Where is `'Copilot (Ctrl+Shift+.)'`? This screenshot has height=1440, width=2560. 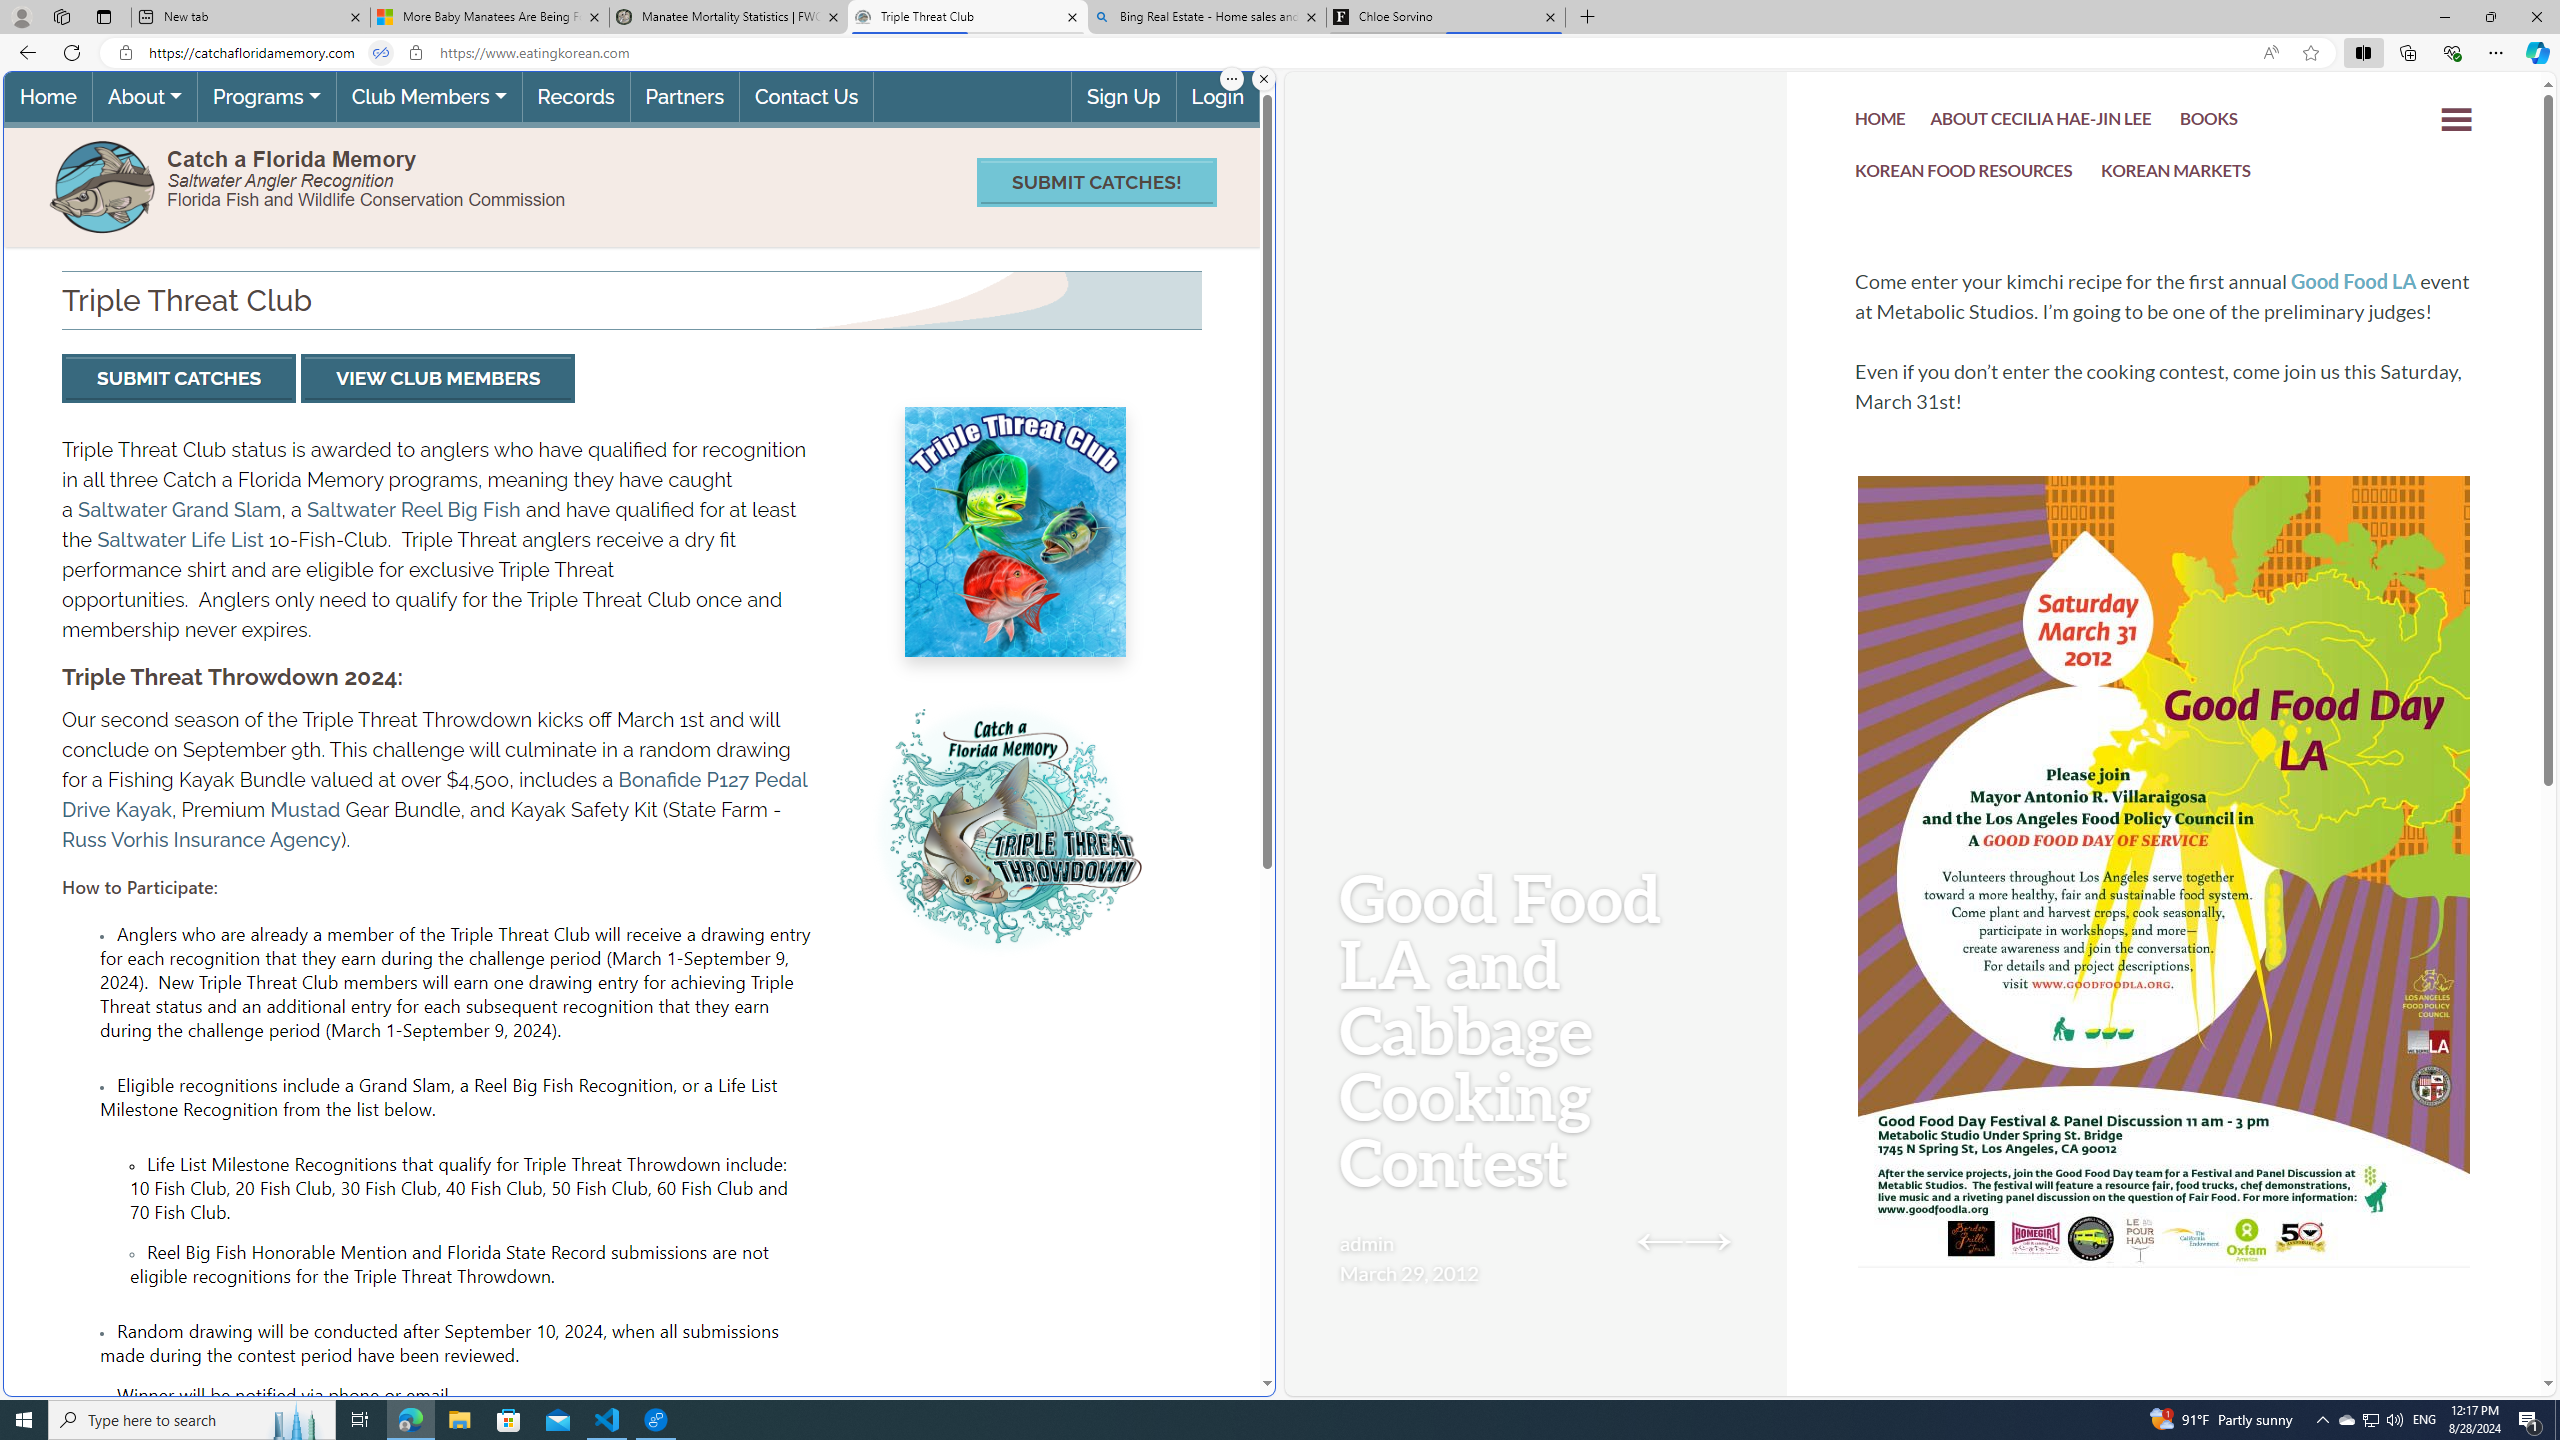 'Copilot (Ctrl+Shift+.)' is located at coordinates (2535, 51).